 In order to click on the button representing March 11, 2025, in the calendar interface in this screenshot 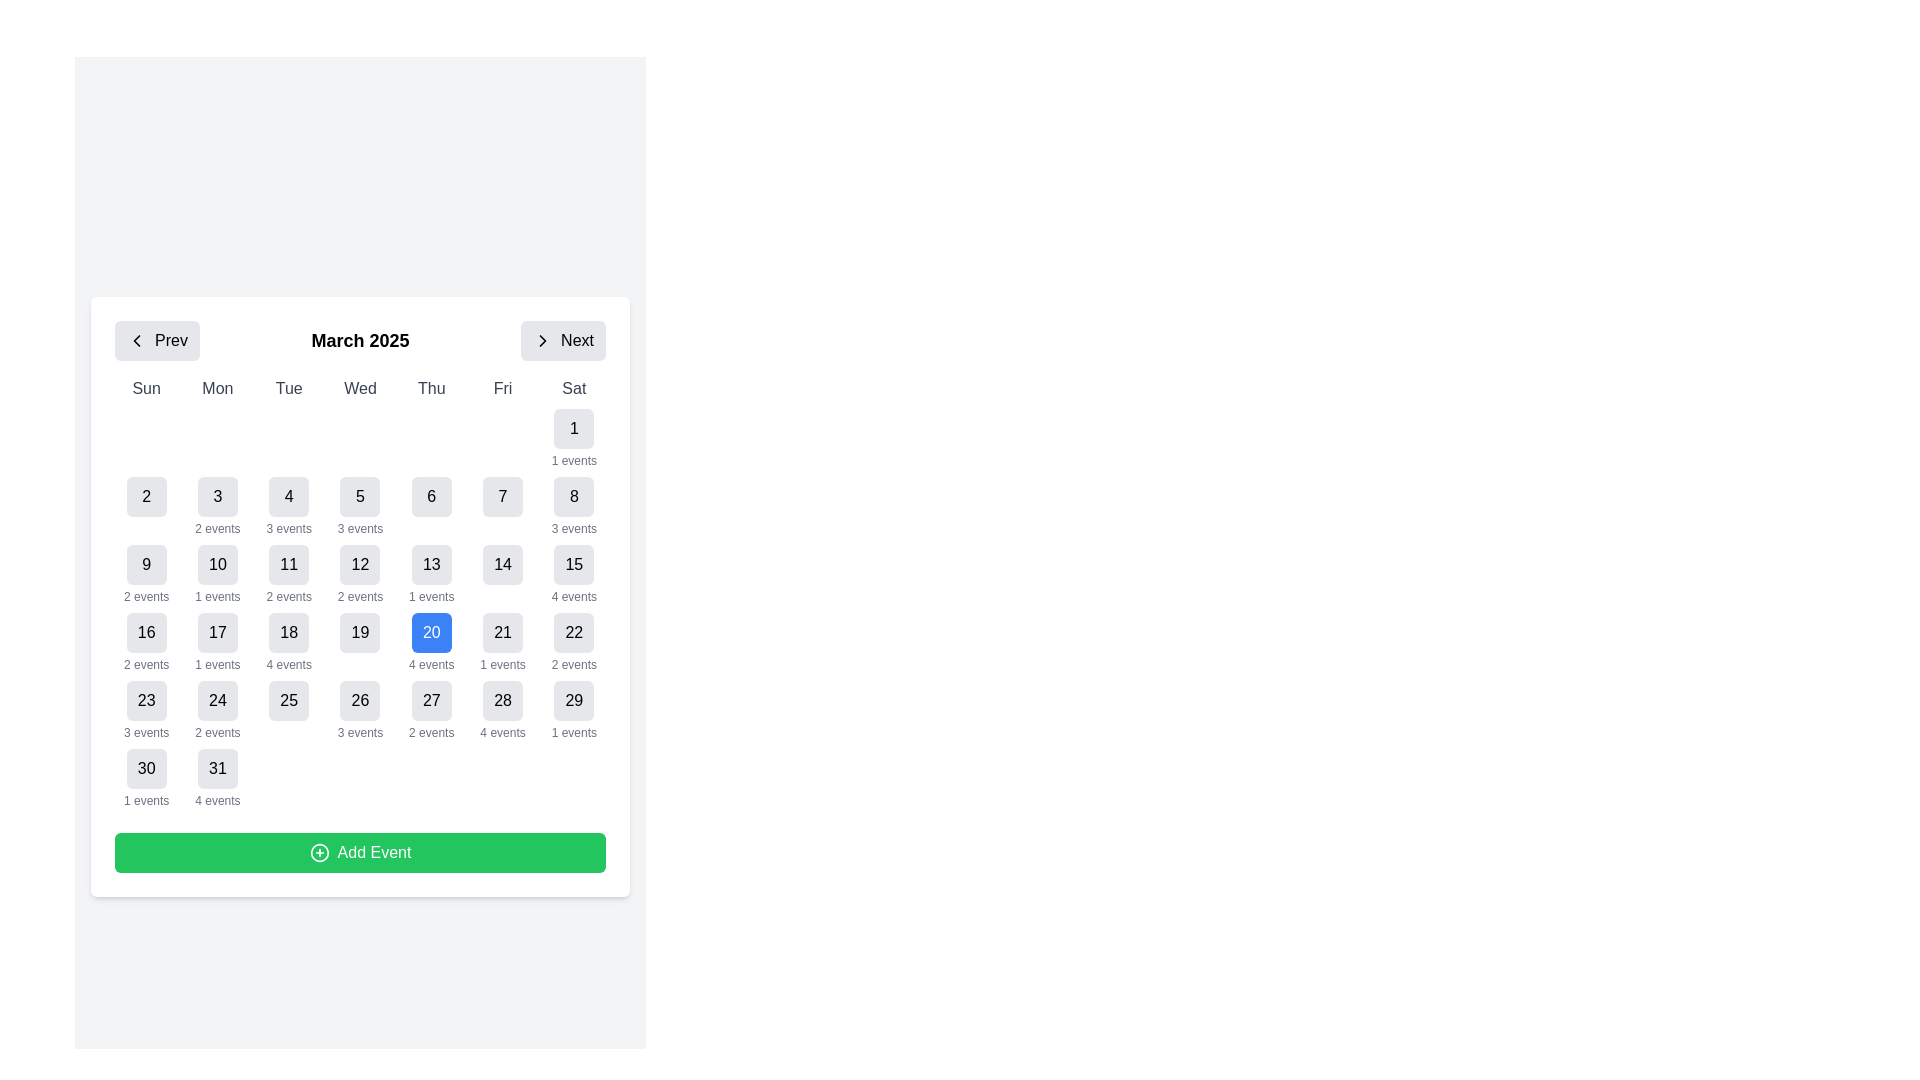, I will do `click(288, 564)`.